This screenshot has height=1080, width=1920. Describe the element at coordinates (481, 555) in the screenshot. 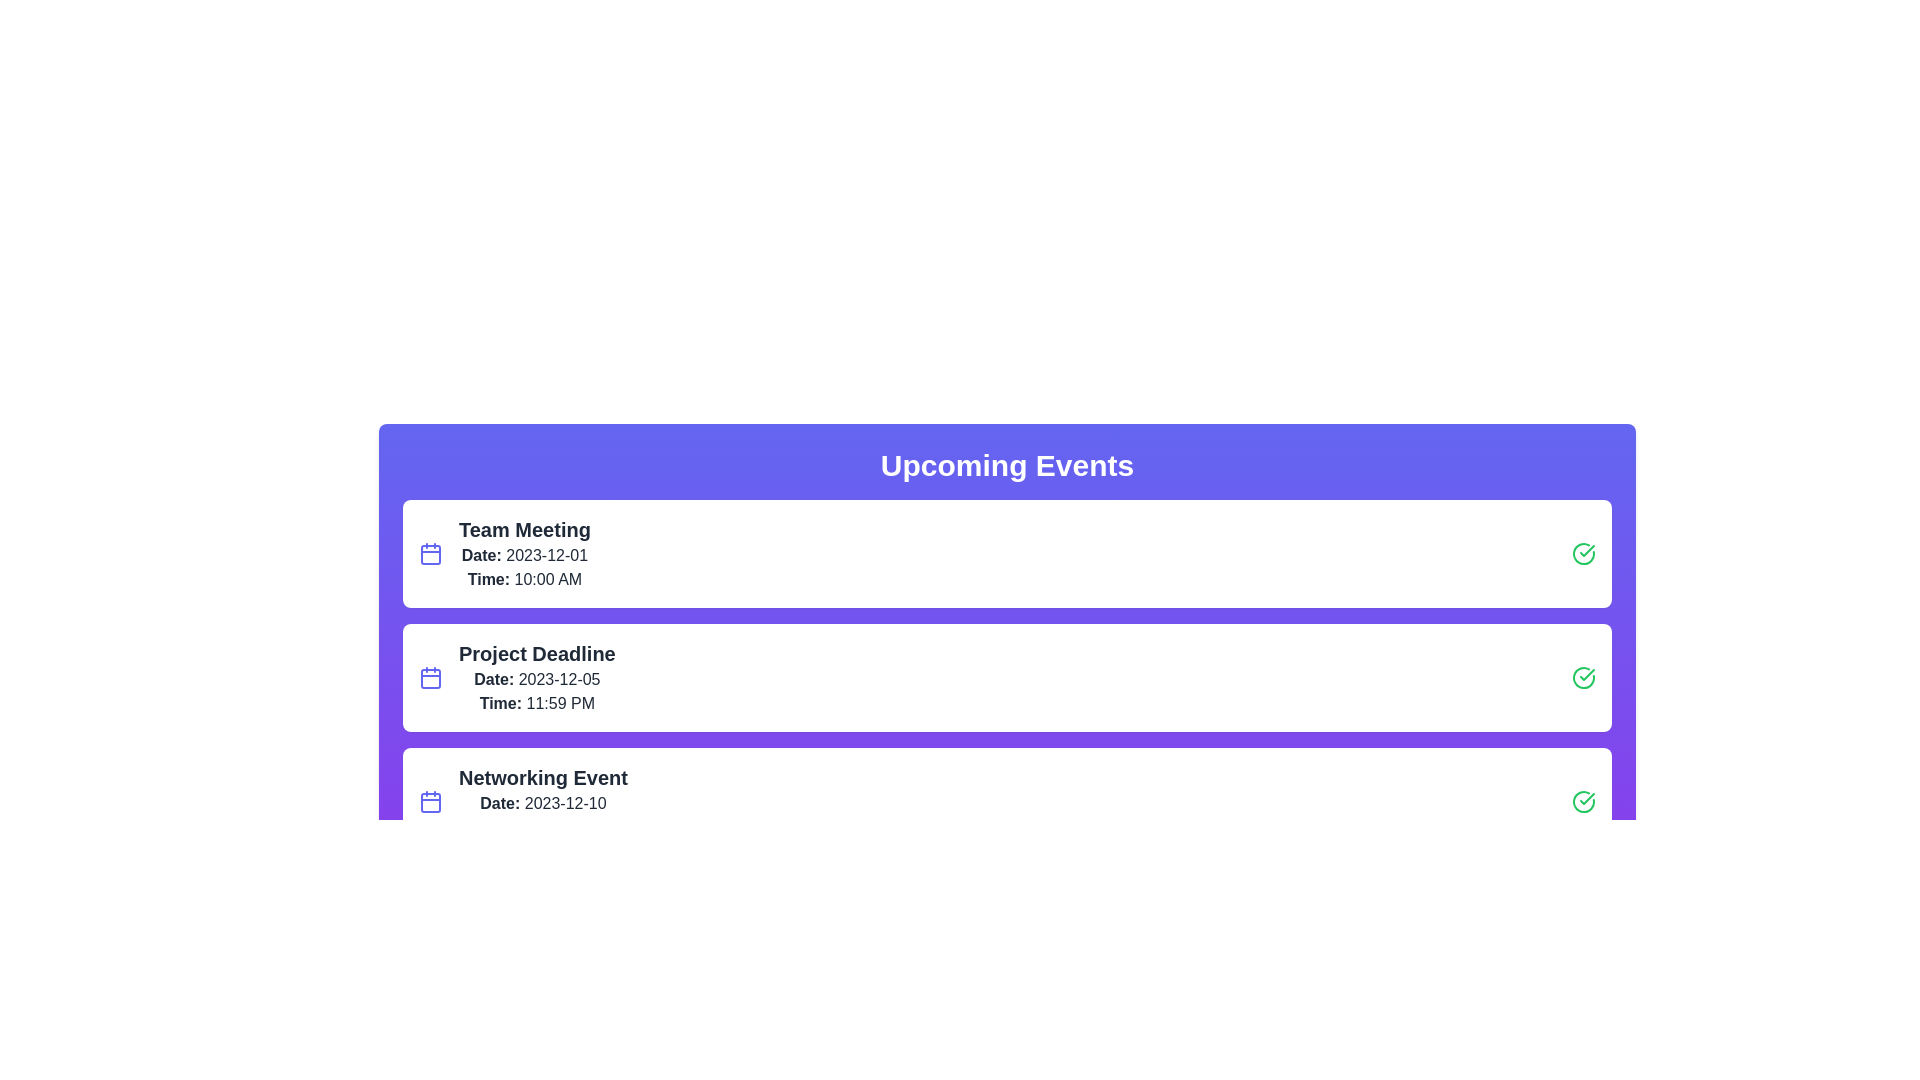

I see `the label text in the first event card labeled 'Team Meeting' located in the 'Upcoming Events' section, which identifies the associated date information for '2023-12-01'` at that location.